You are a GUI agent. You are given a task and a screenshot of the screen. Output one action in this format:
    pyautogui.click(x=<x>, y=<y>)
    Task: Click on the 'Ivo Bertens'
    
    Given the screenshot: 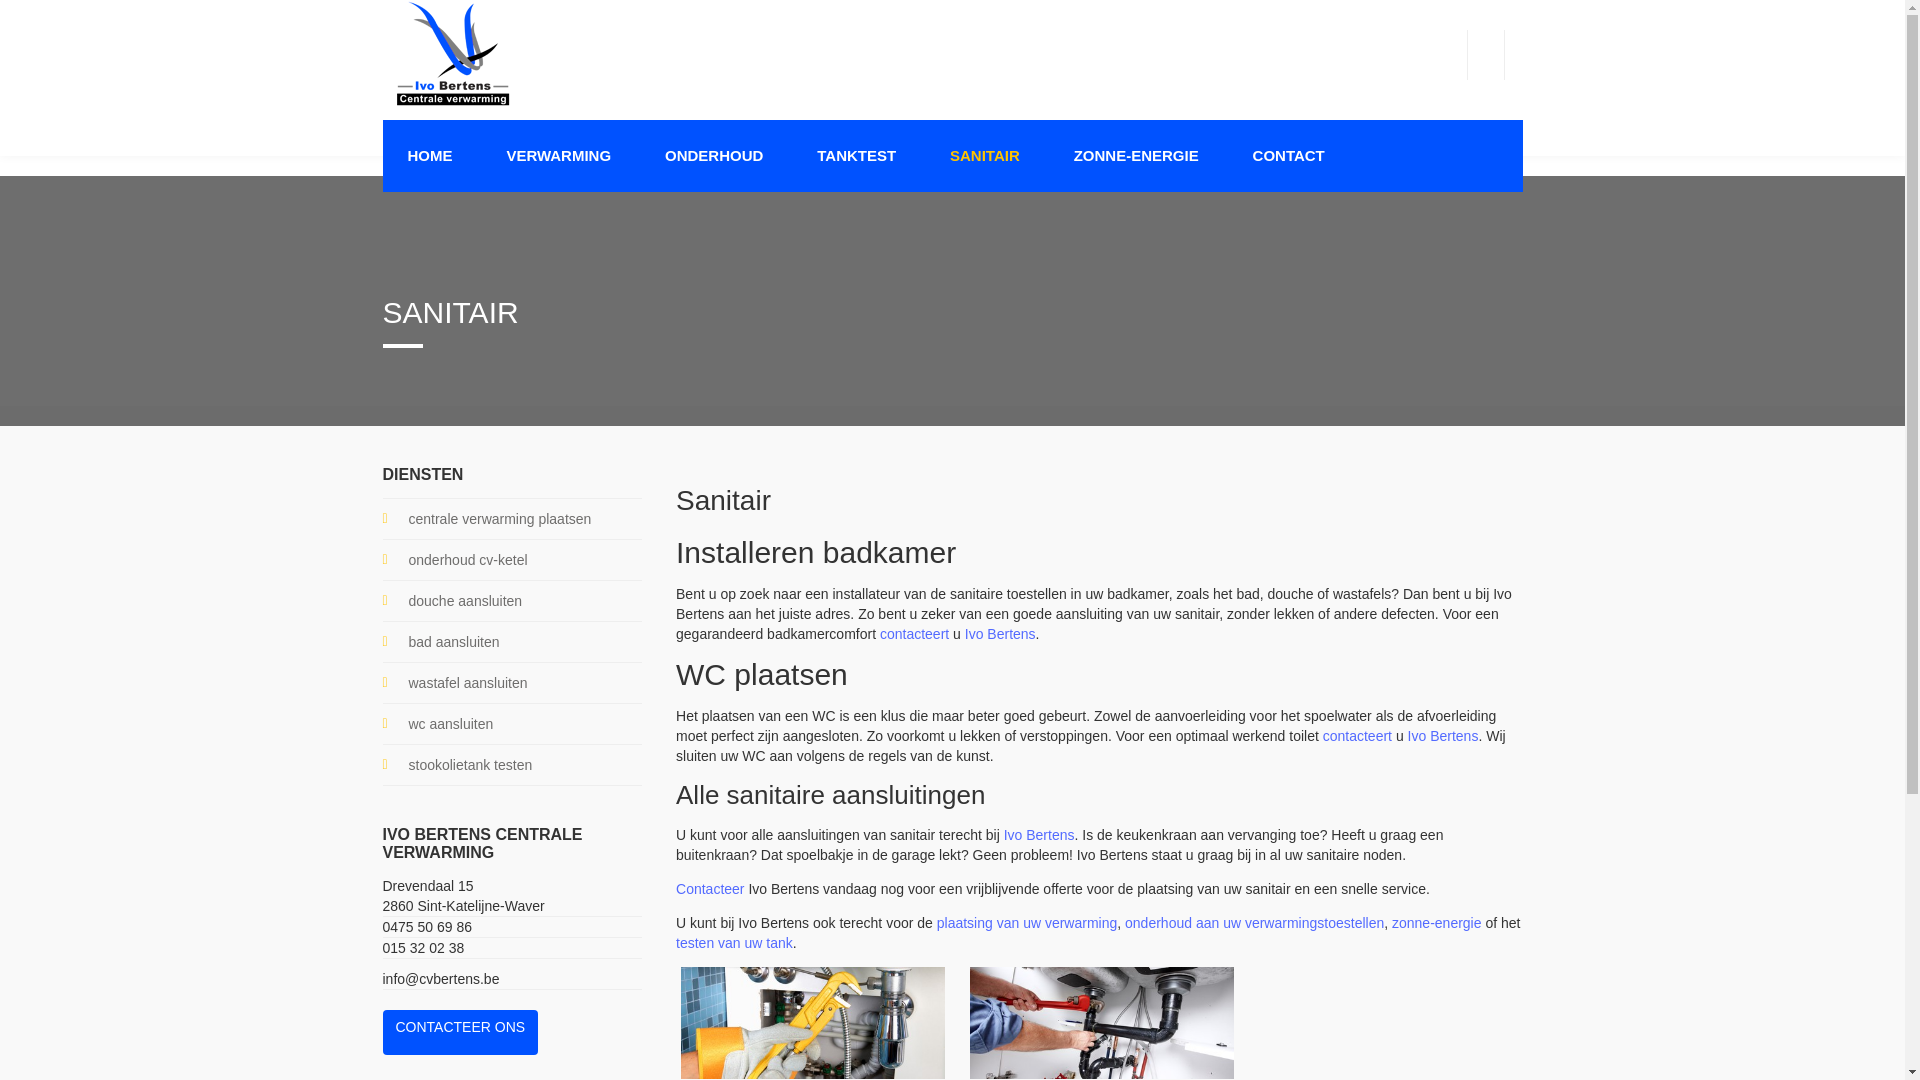 What is the action you would take?
    pyautogui.click(x=1000, y=633)
    